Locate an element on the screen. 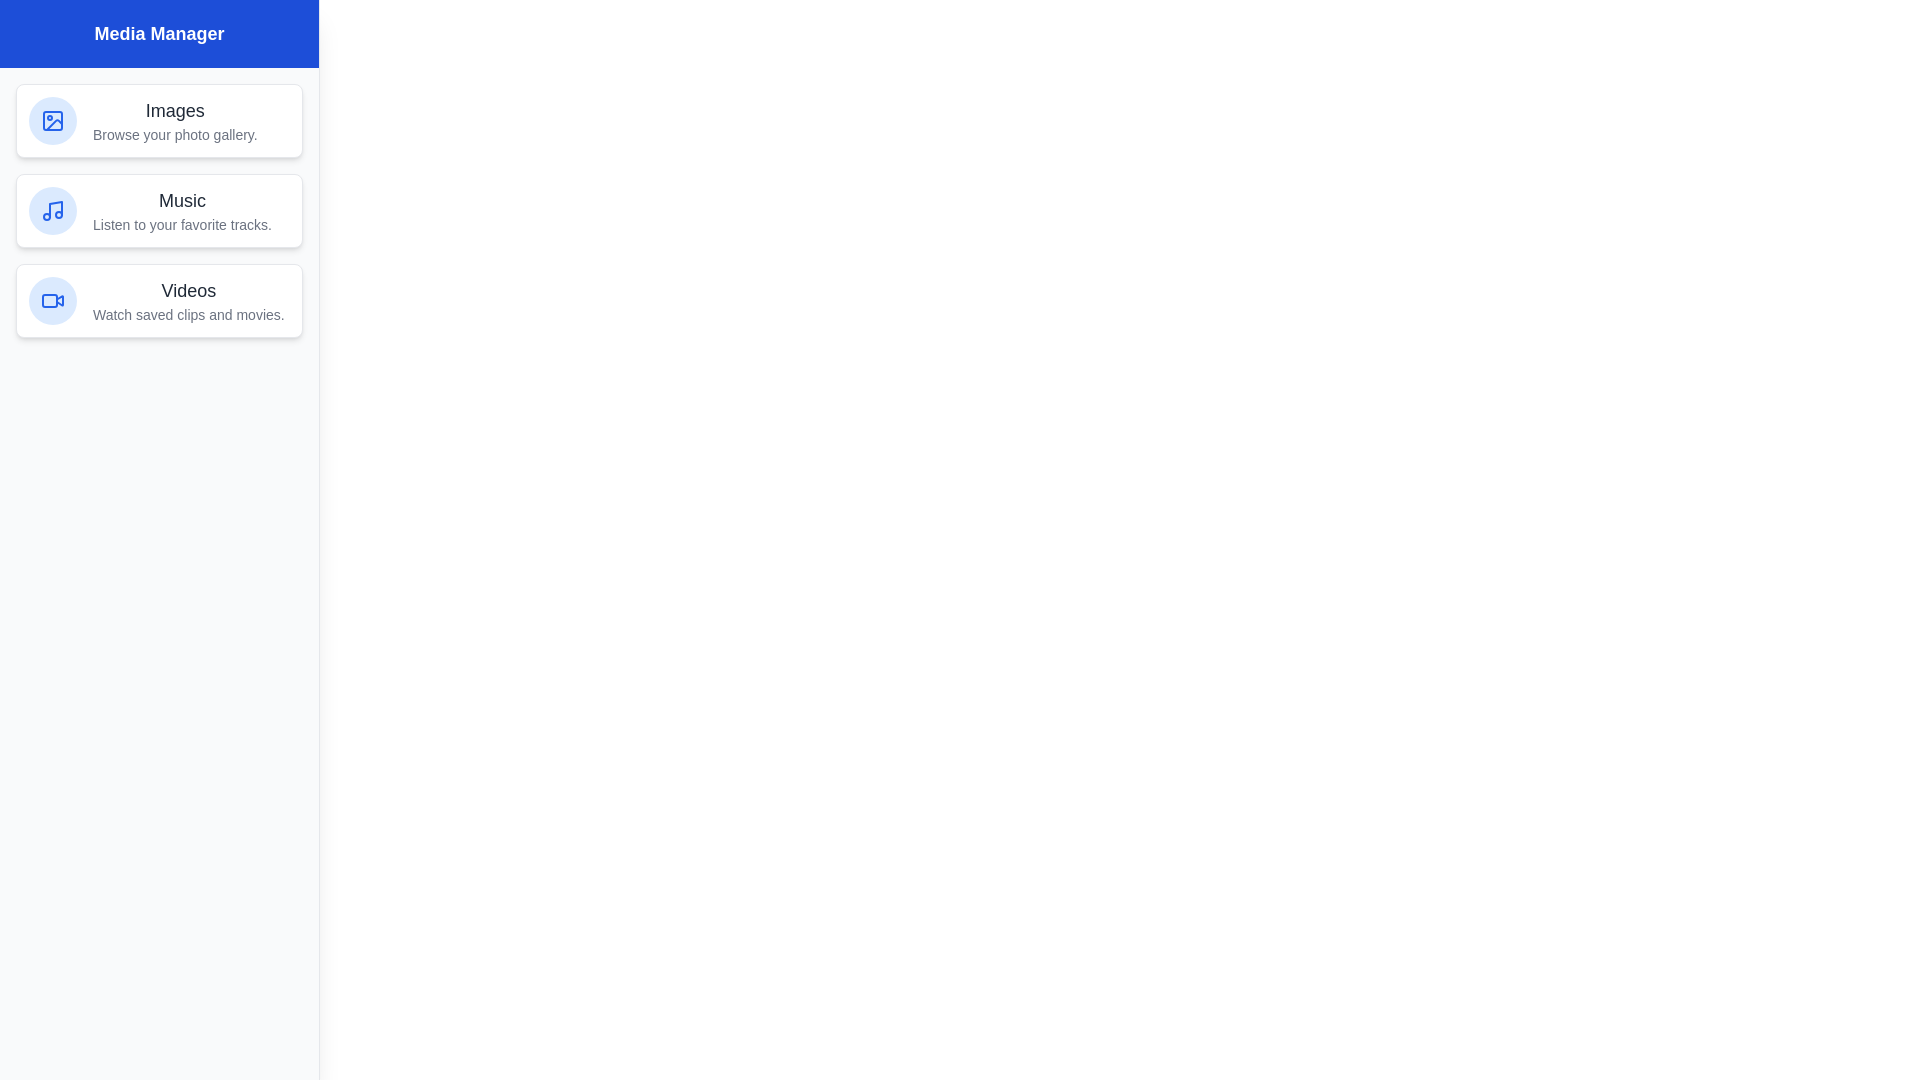 Image resolution: width=1920 pixels, height=1080 pixels. the button in the top-left corner to toggle the drawer is located at coordinates (43, 43).